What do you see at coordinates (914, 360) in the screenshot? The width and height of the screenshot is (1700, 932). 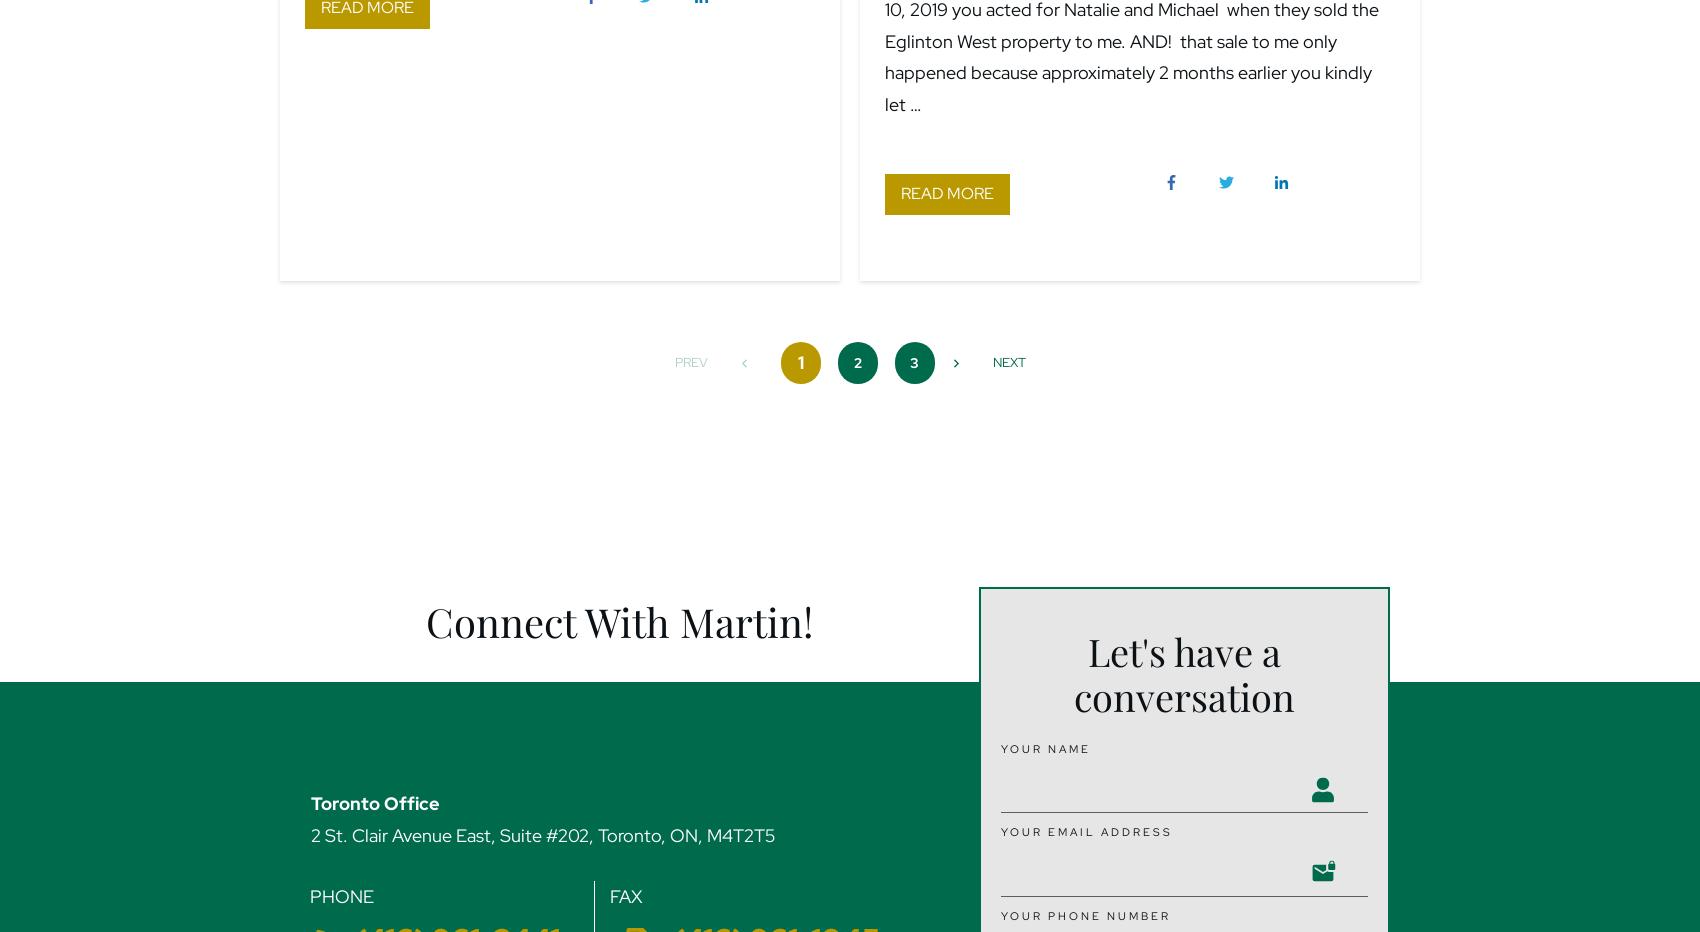 I see `'3'` at bounding box center [914, 360].